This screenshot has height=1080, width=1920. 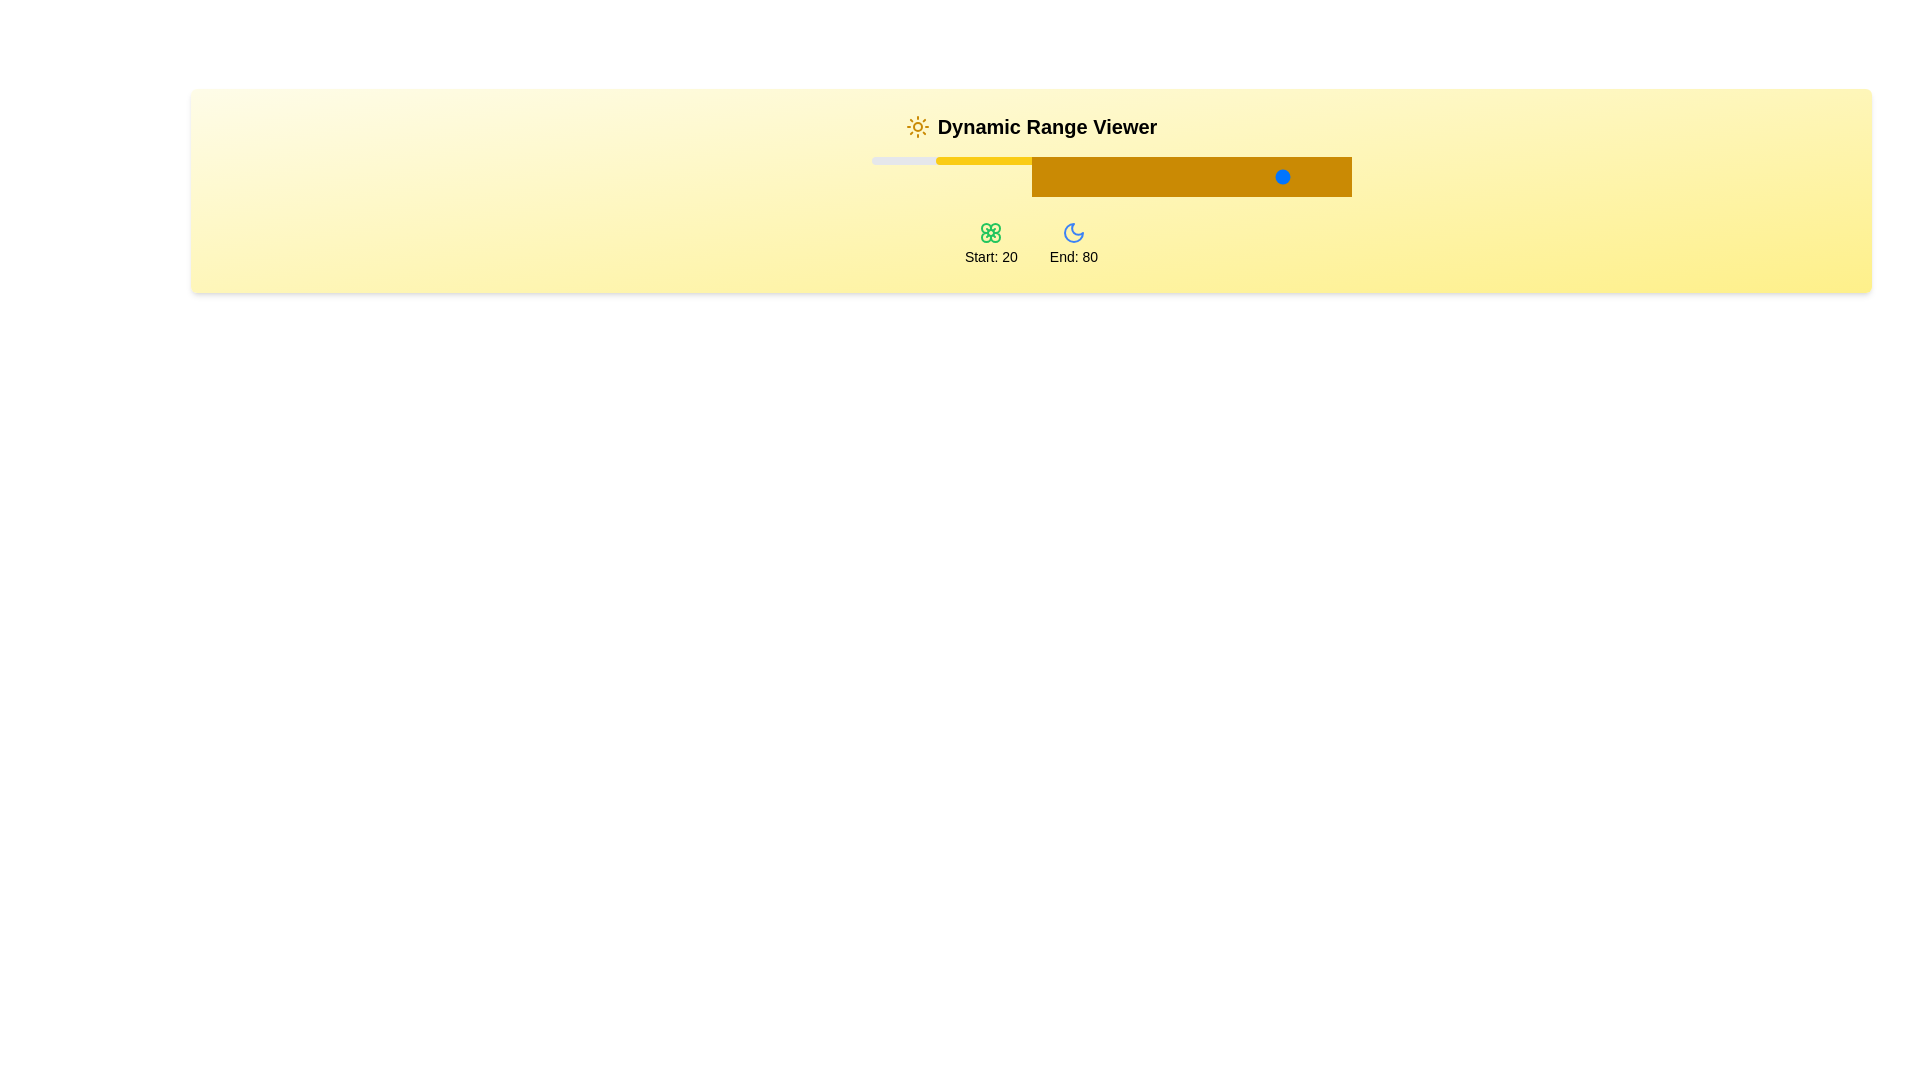 I want to click on the slider, so click(x=1049, y=160).